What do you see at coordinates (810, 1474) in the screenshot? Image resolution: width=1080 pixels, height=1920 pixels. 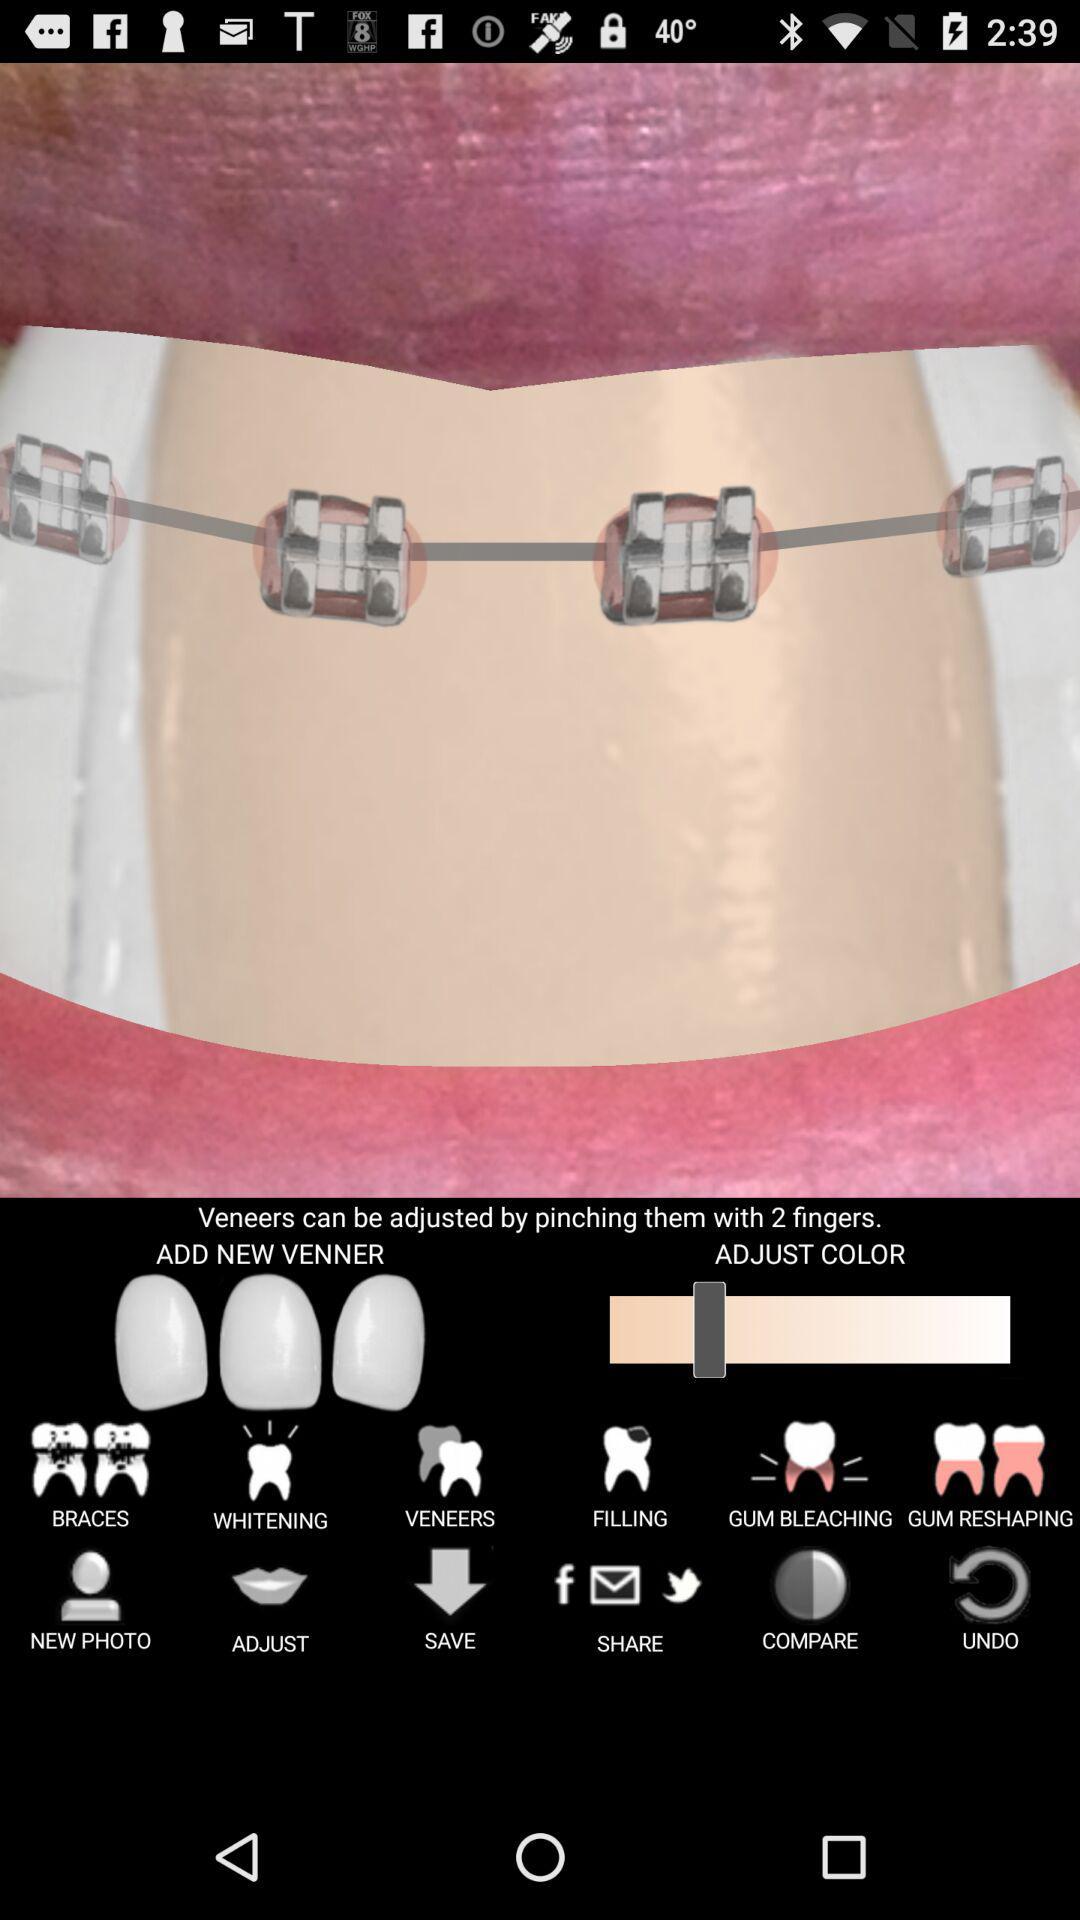 I see `icon on the right side of filling` at bounding box center [810, 1474].